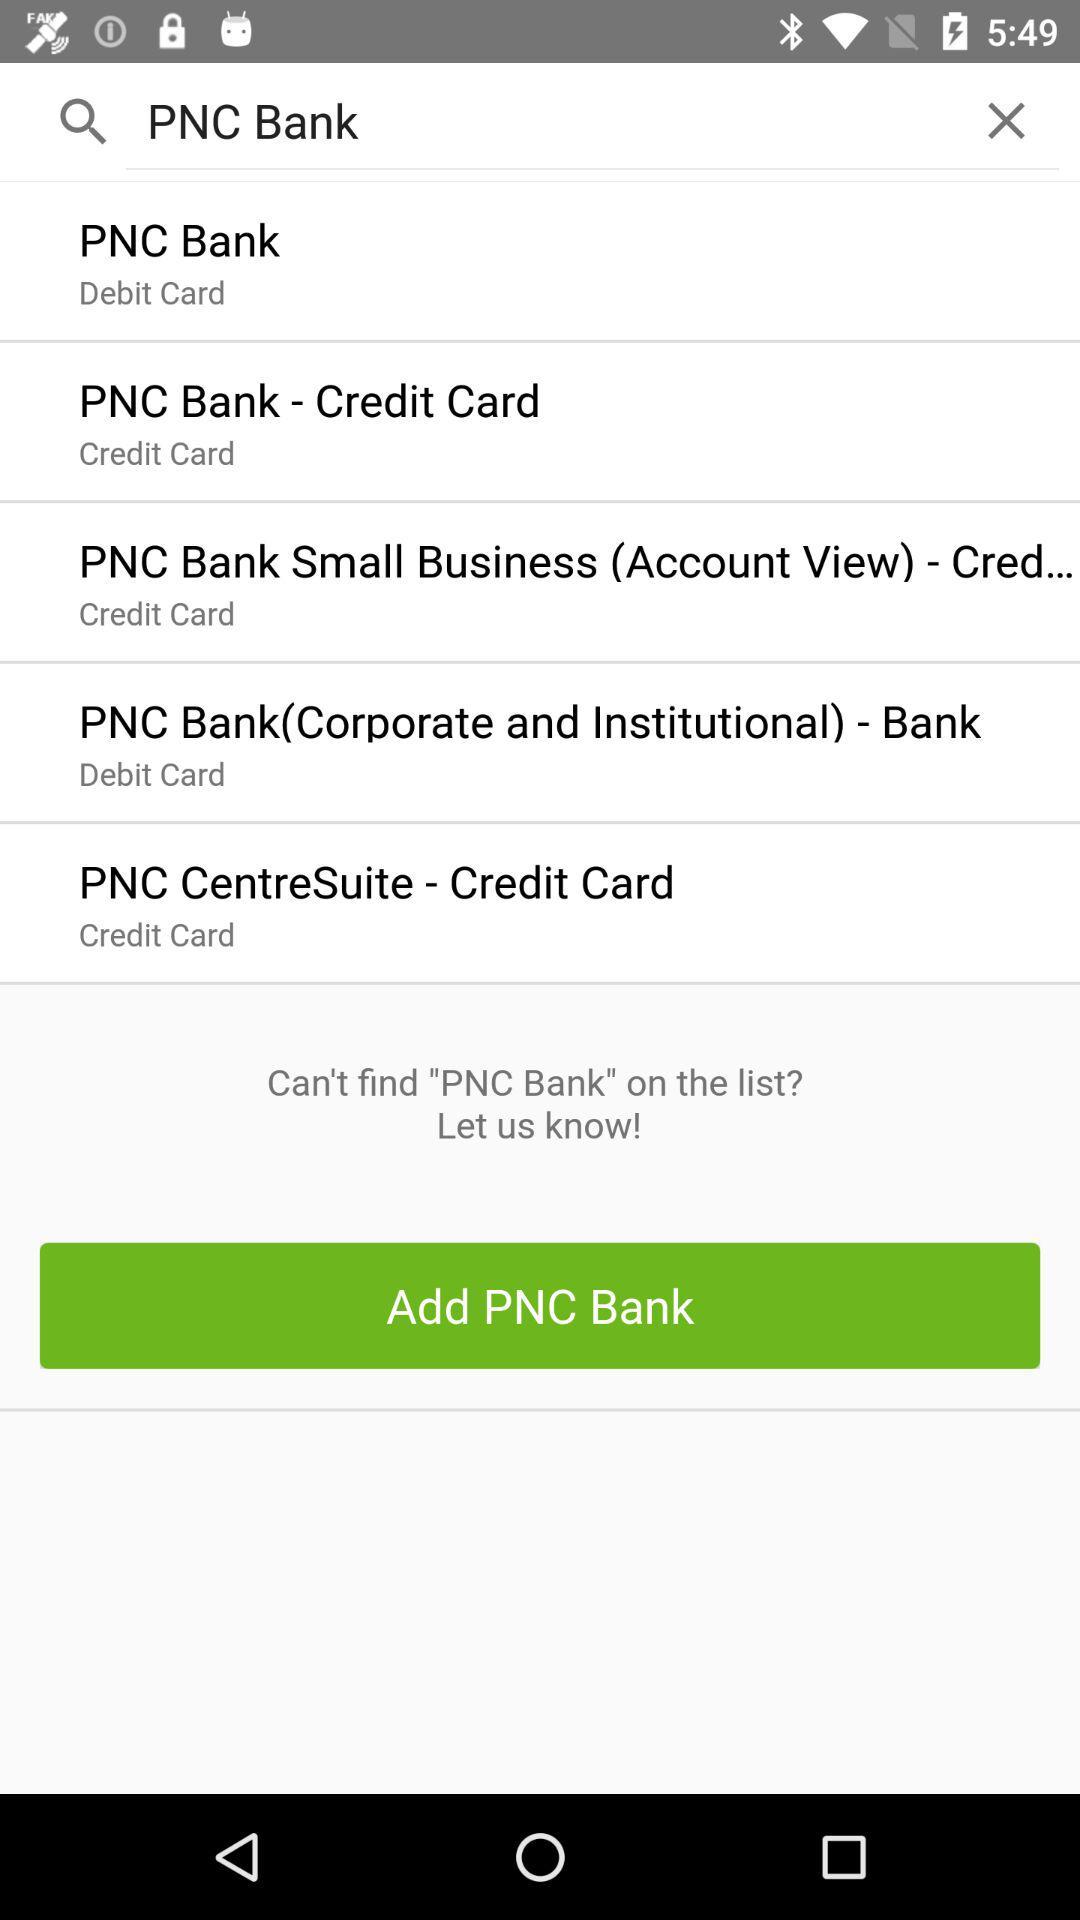 The image size is (1080, 1920). What do you see at coordinates (1006, 119) in the screenshot?
I see `the close icon` at bounding box center [1006, 119].